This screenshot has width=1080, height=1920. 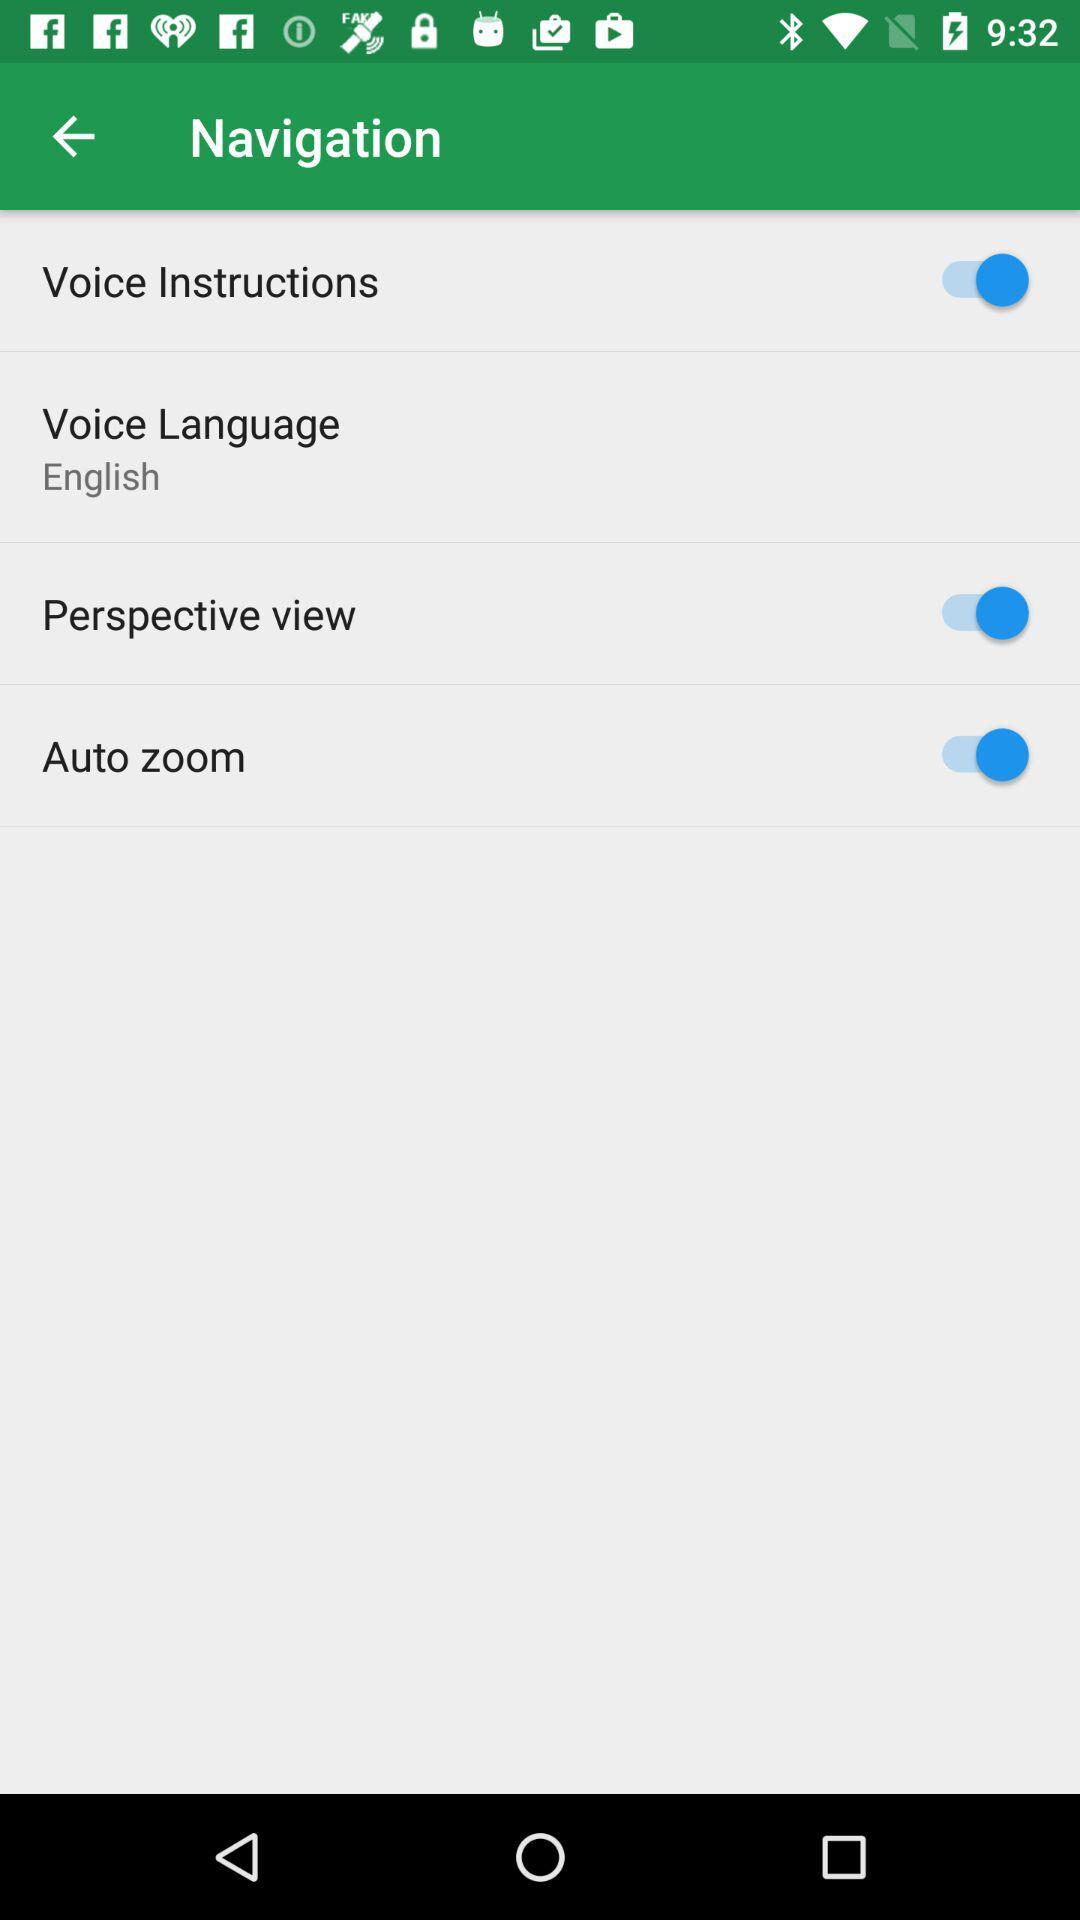 I want to click on the auto zoom on the left, so click(x=142, y=754).